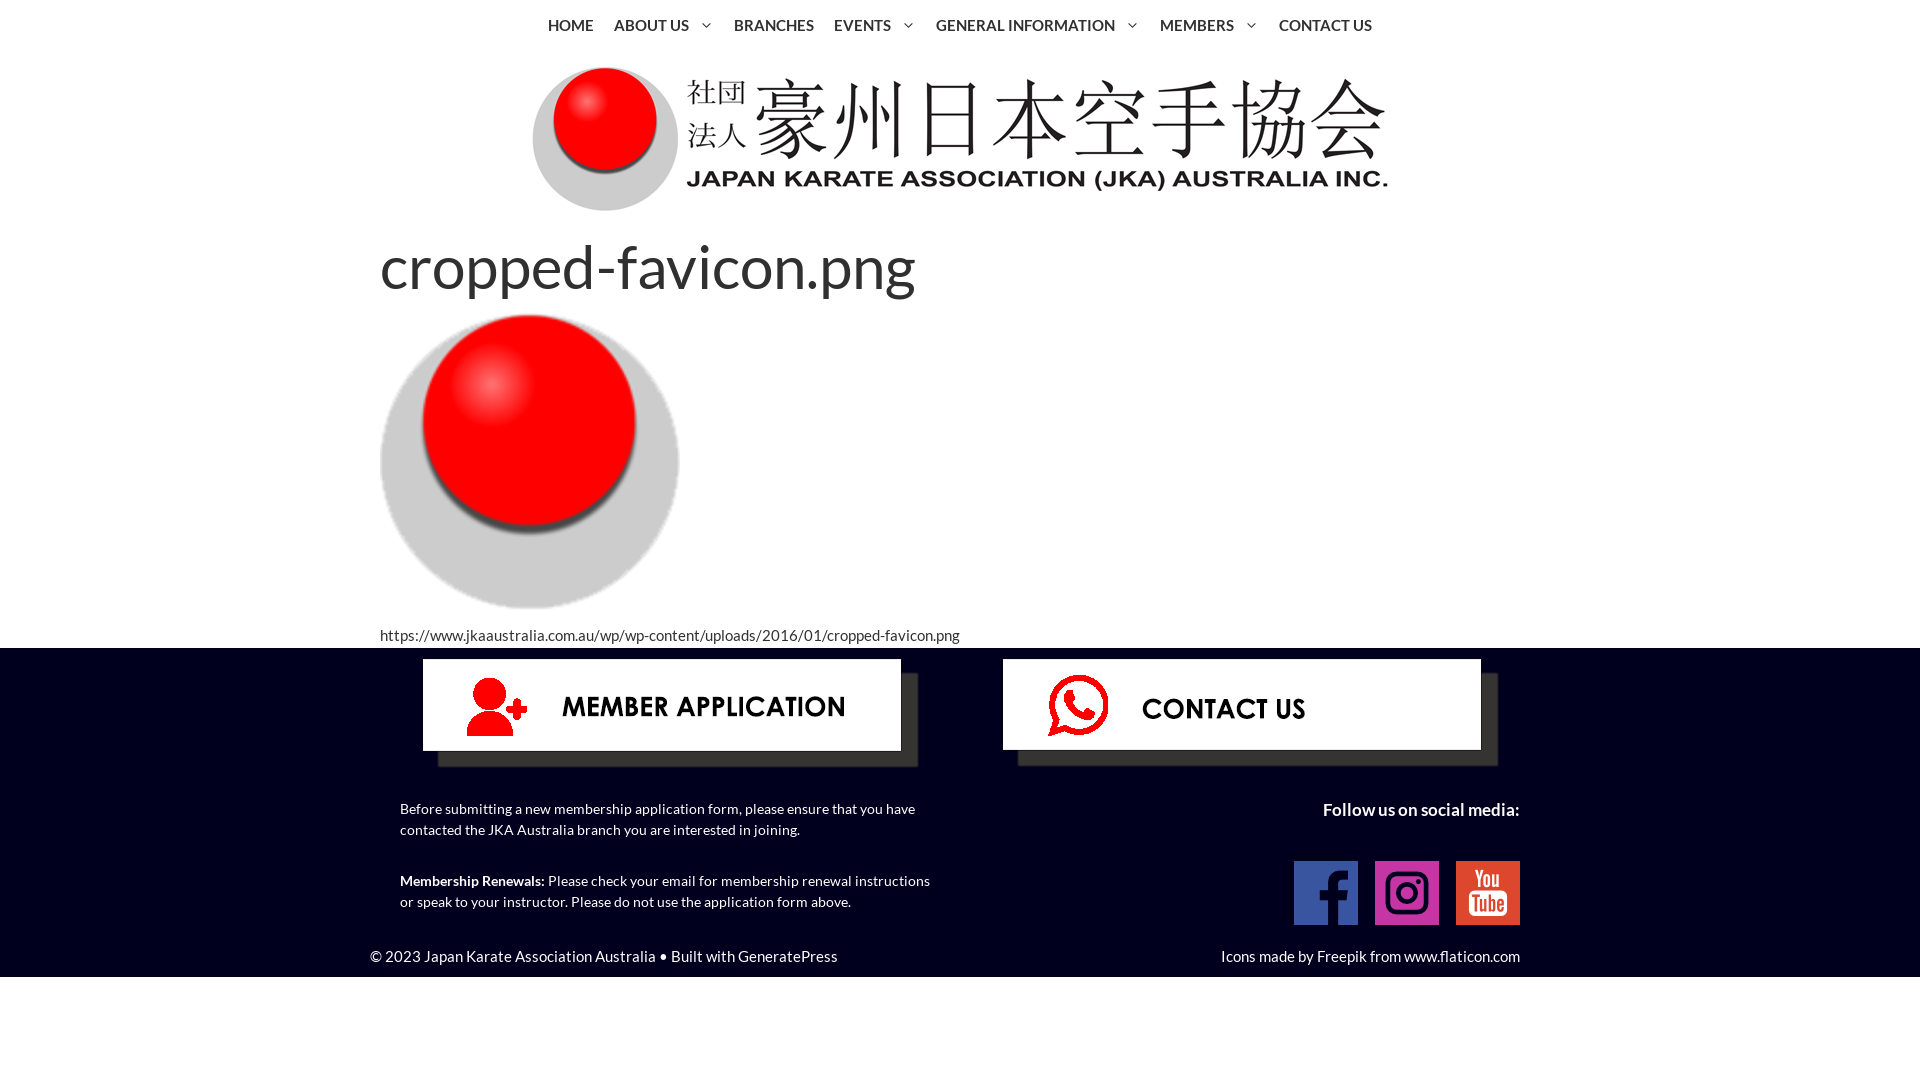  What do you see at coordinates (824, 24) in the screenshot?
I see `'EVENTS'` at bounding box center [824, 24].